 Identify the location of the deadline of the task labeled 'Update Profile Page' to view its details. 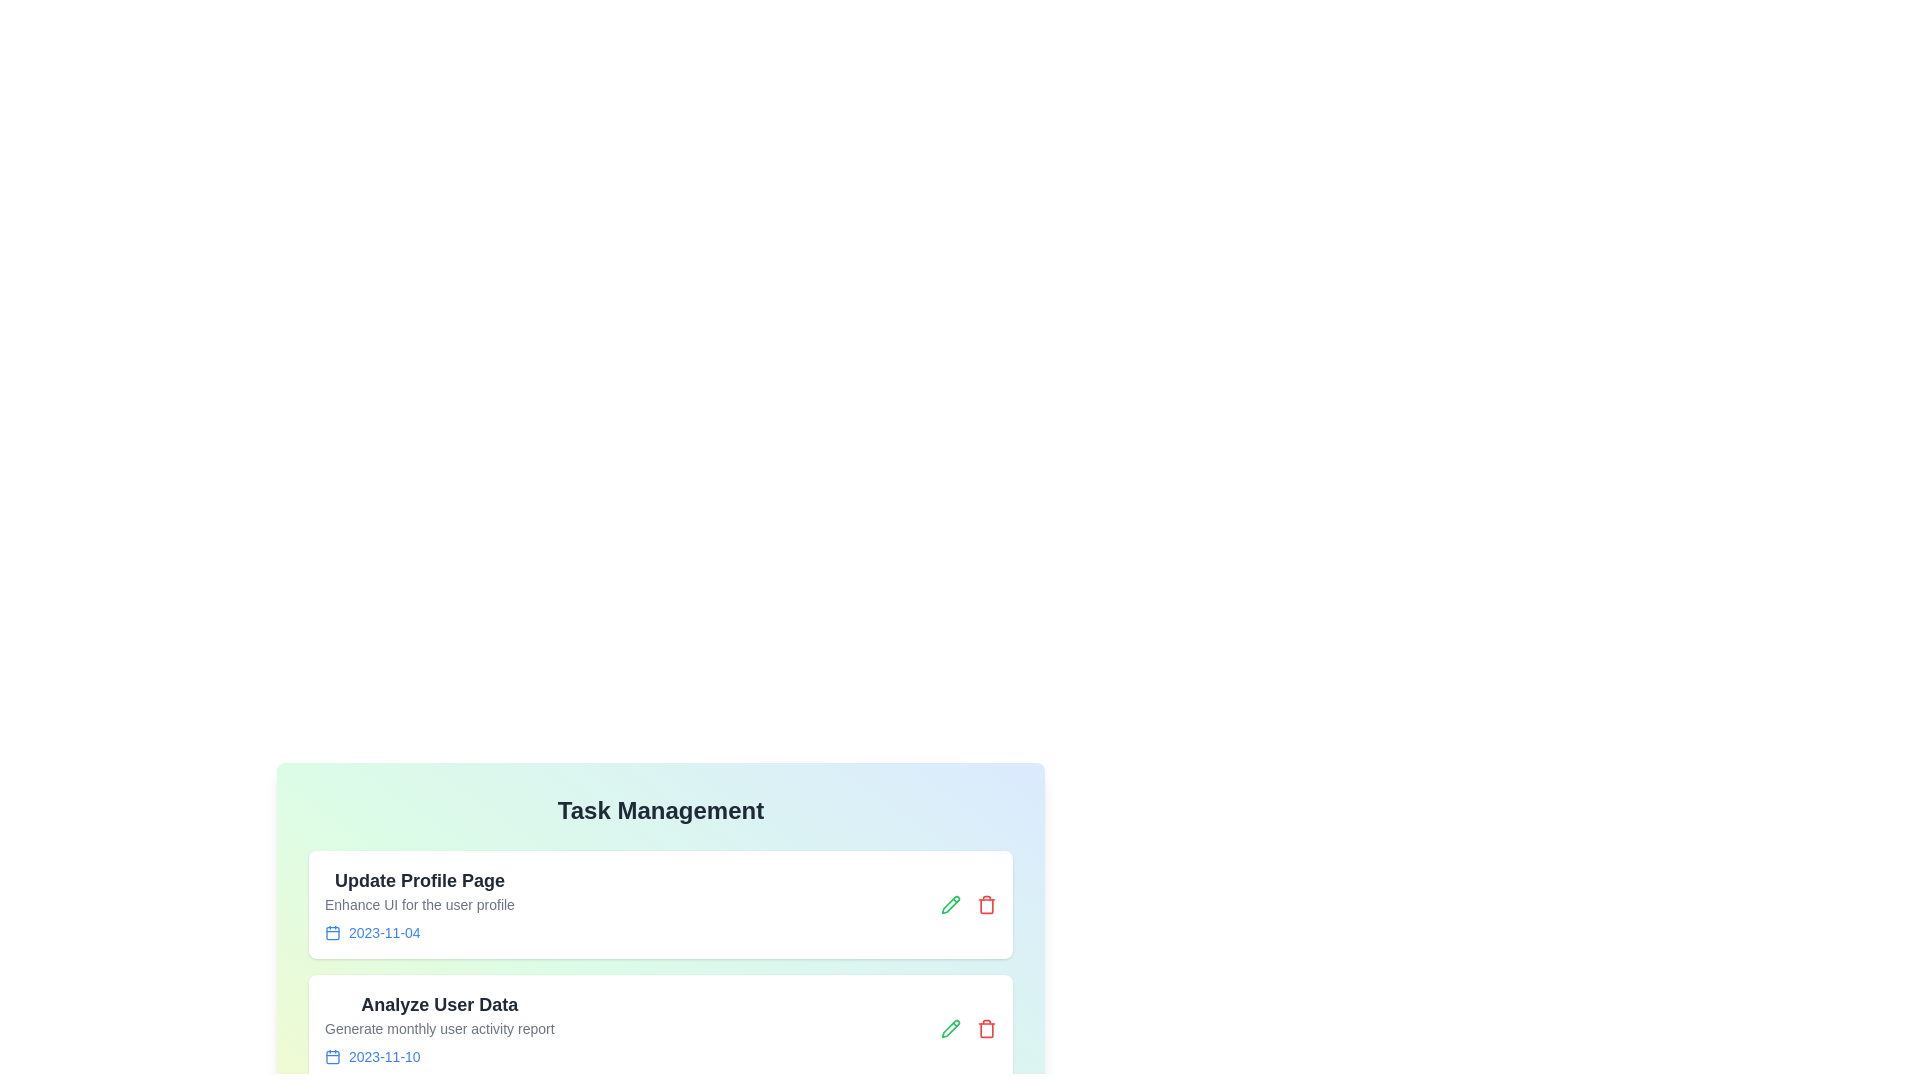
(418, 933).